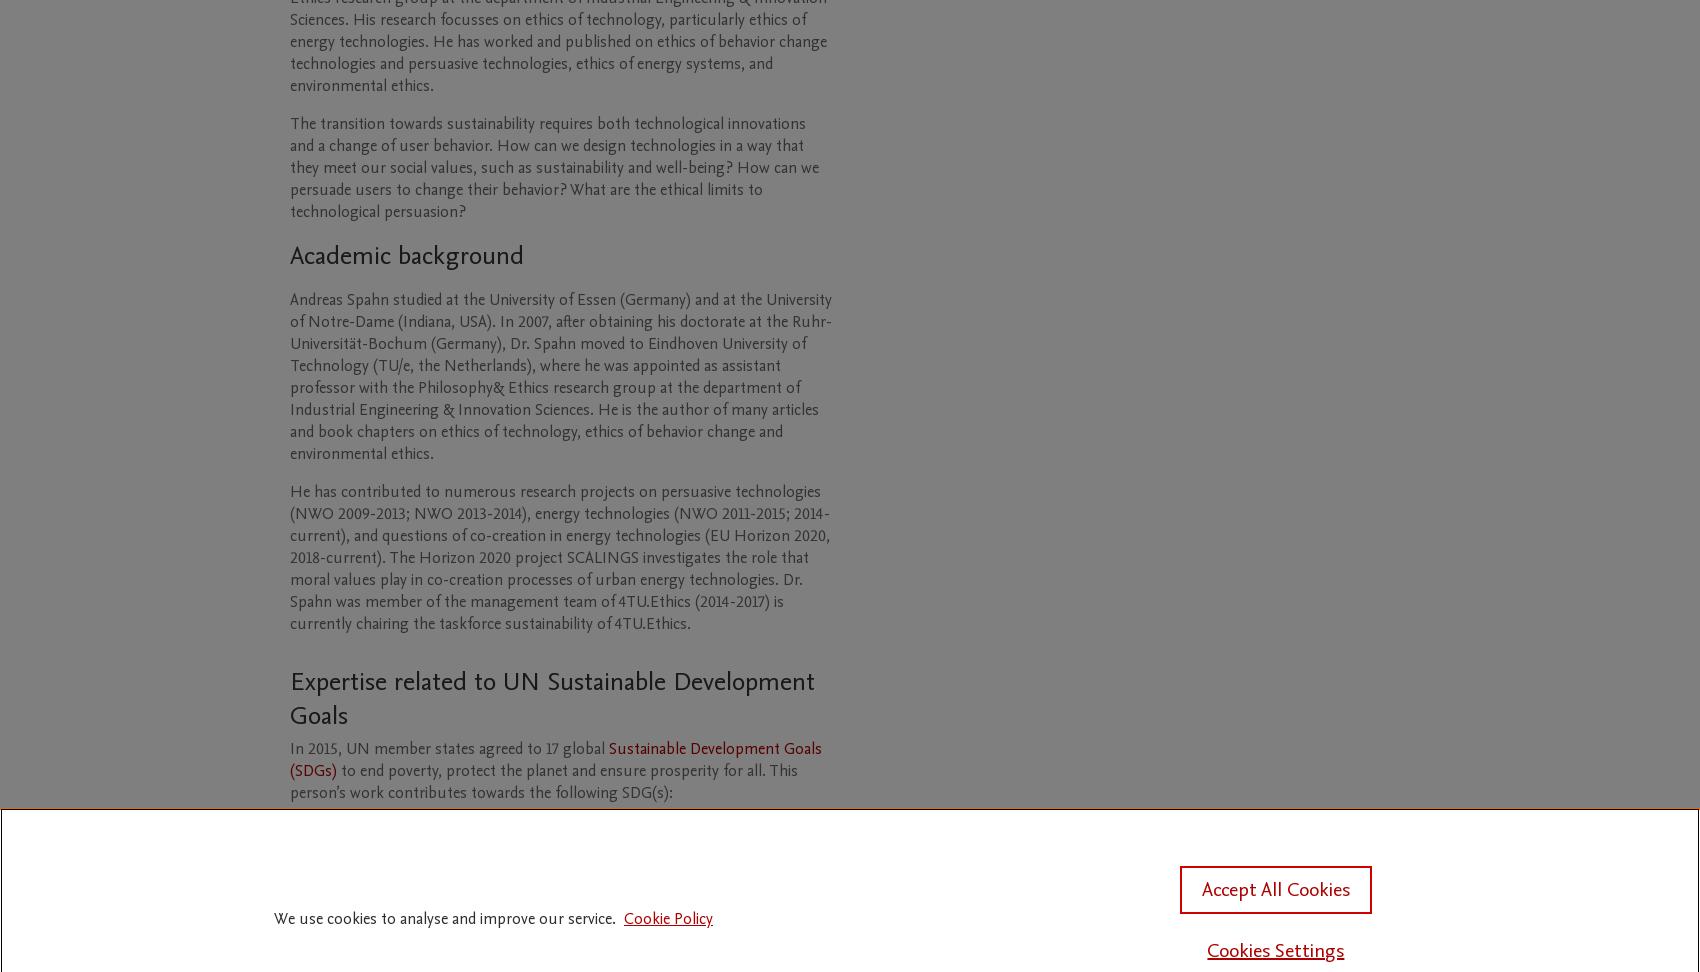 The image size is (1700, 972). I want to click on '4TU.Ethics', so click(650, 622).